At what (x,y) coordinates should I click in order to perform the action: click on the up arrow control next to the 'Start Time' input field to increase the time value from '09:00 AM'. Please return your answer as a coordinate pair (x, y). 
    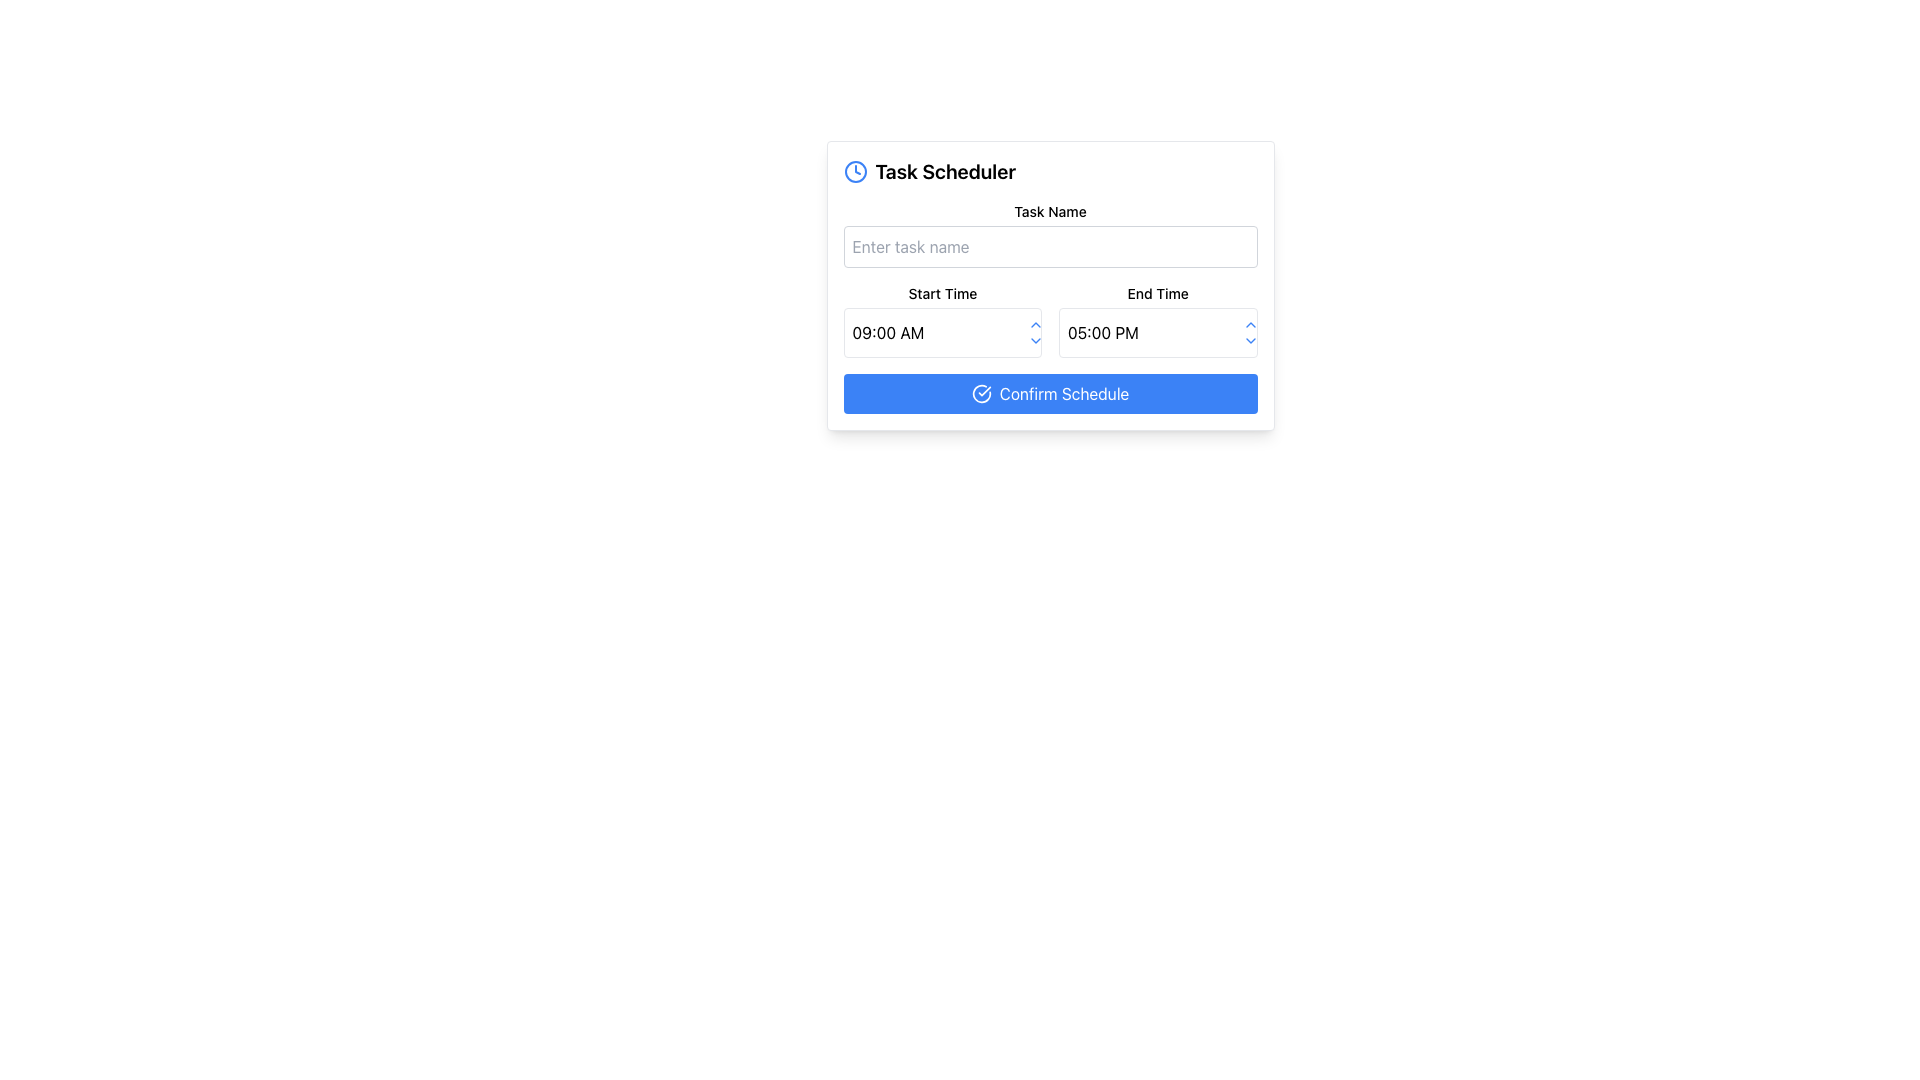
    Looking at the image, I should click on (941, 319).